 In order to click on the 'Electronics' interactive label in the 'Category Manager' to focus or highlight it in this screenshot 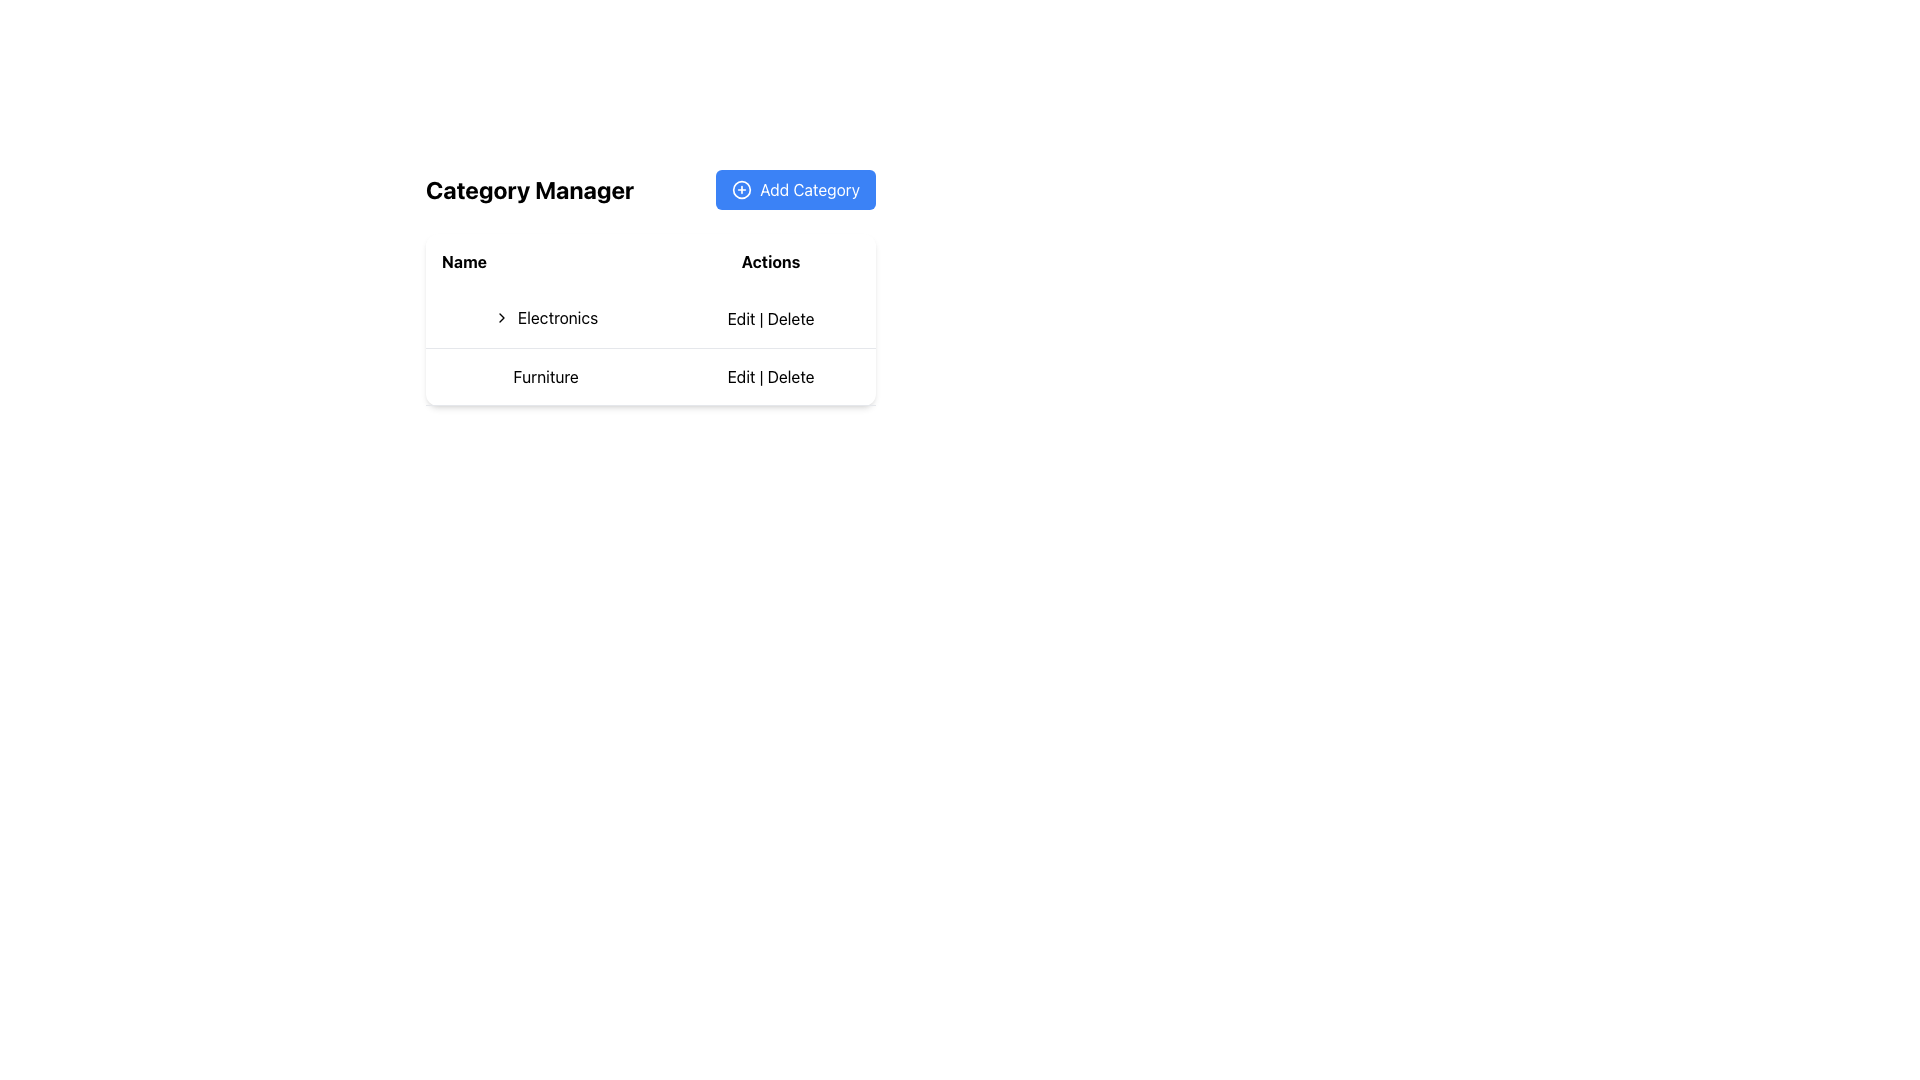, I will do `click(546, 316)`.